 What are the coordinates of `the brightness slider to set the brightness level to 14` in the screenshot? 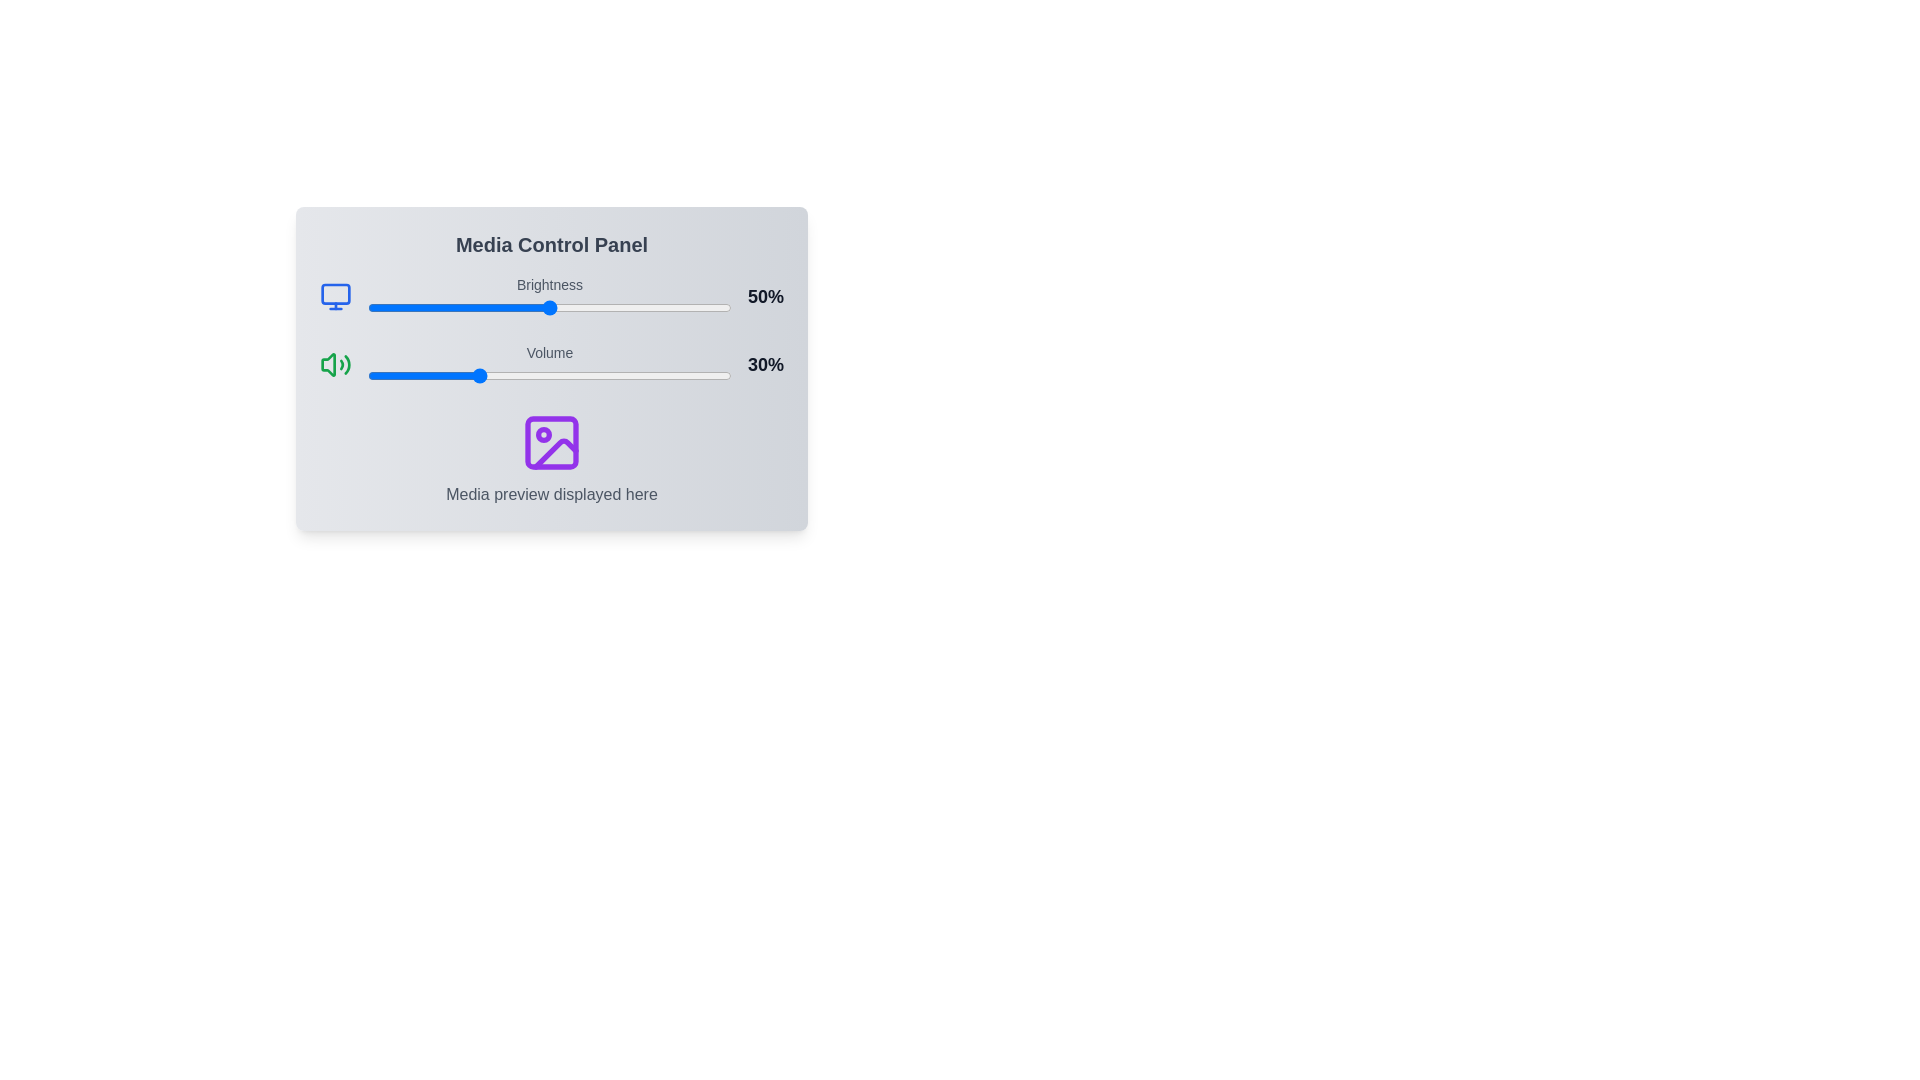 It's located at (417, 308).